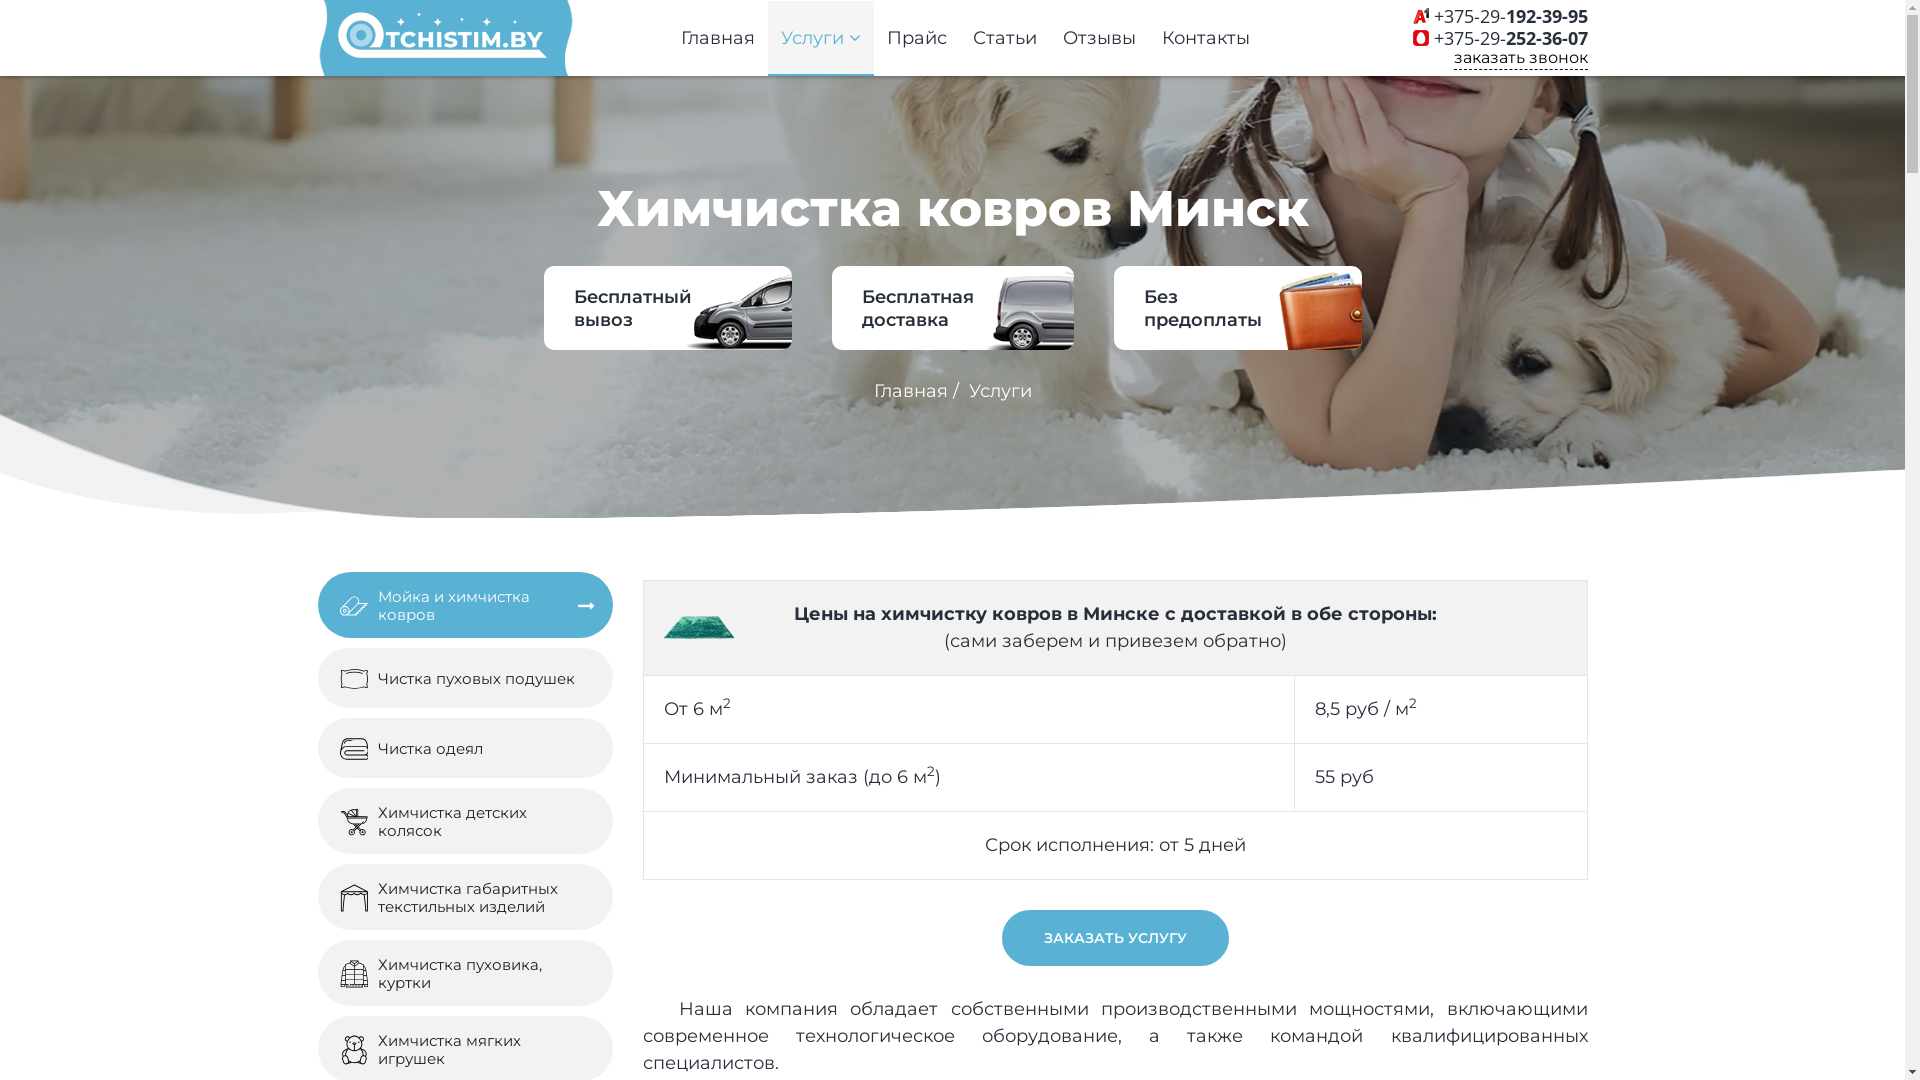 This screenshot has height=1080, width=1920. I want to click on '+375-29-252-36-07', so click(1511, 38).